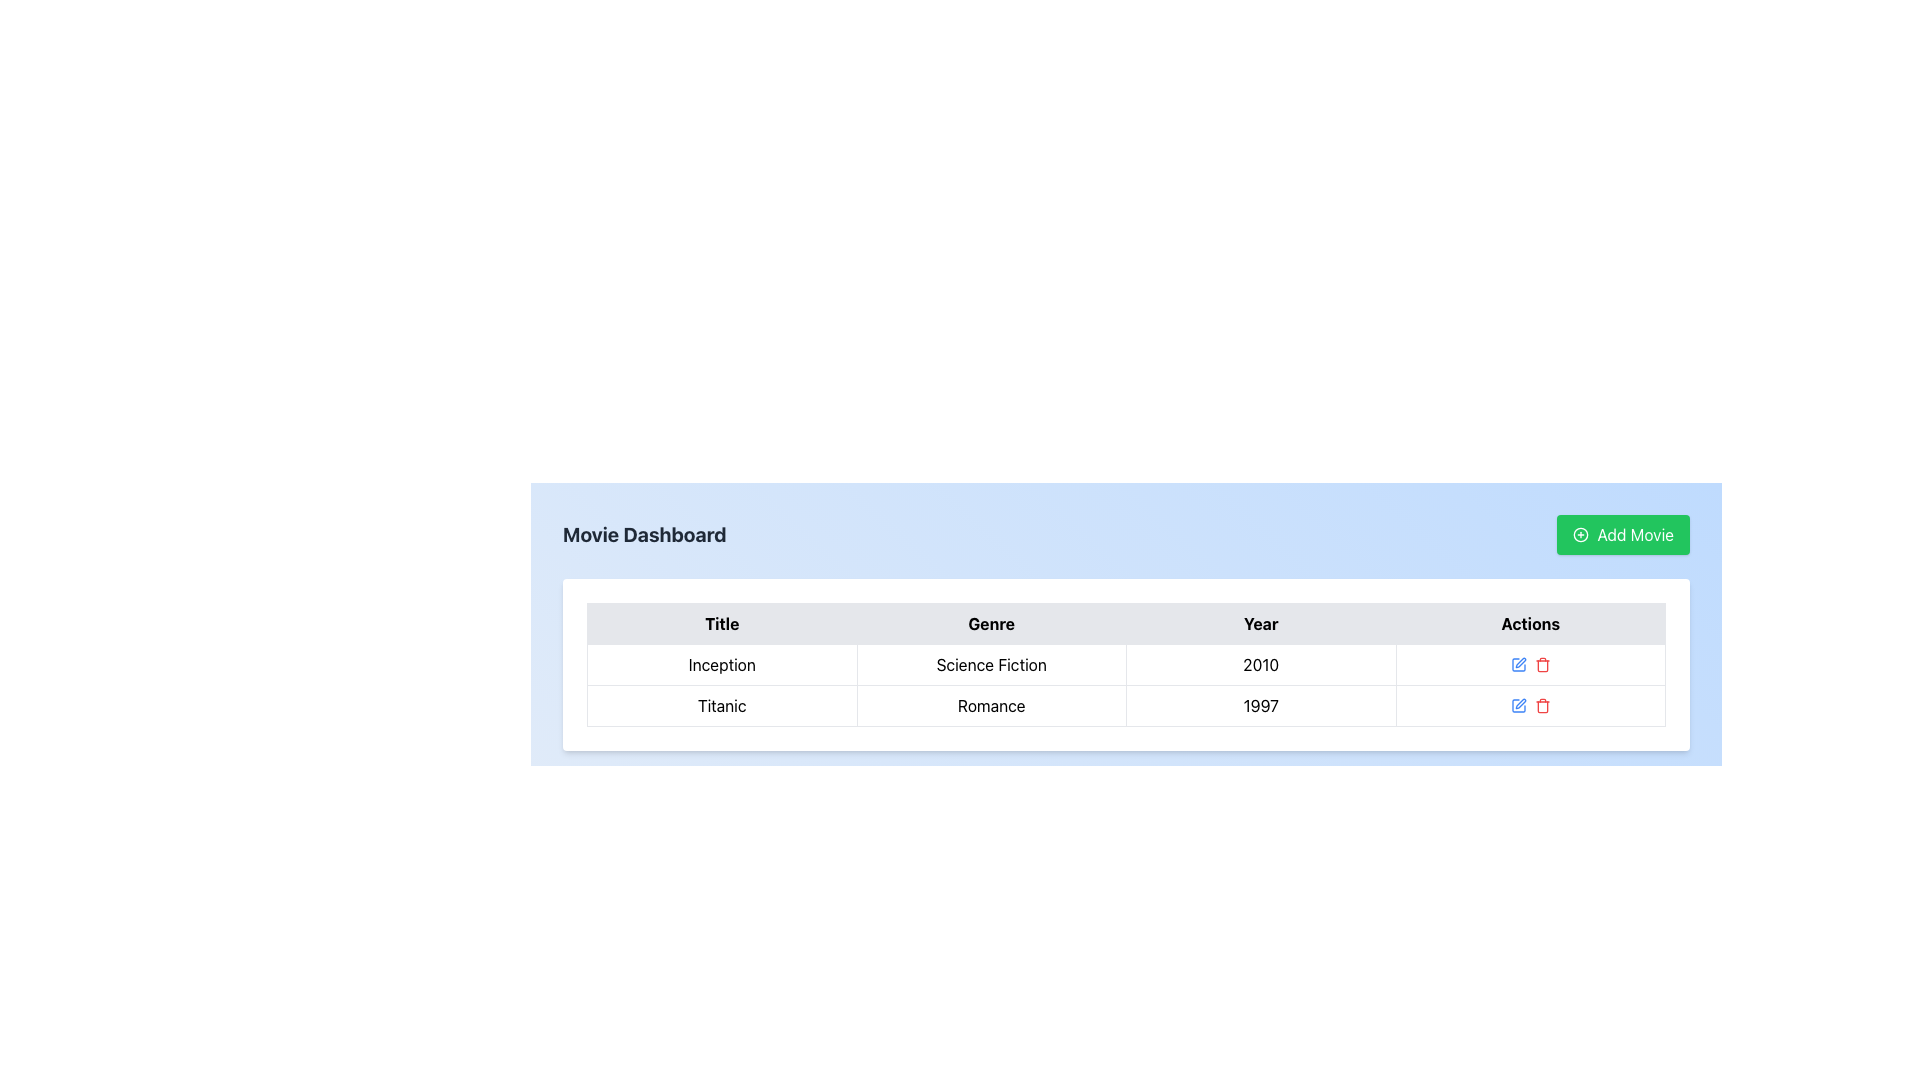 The image size is (1920, 1080). What do you see at coordinates (1529, 704) in the screenshot?
I see `the button group located in the 'Actions' column of the second row corresponding to the movie entry 'Titanic Romance 1997'` at bounding box center [1529, 704].